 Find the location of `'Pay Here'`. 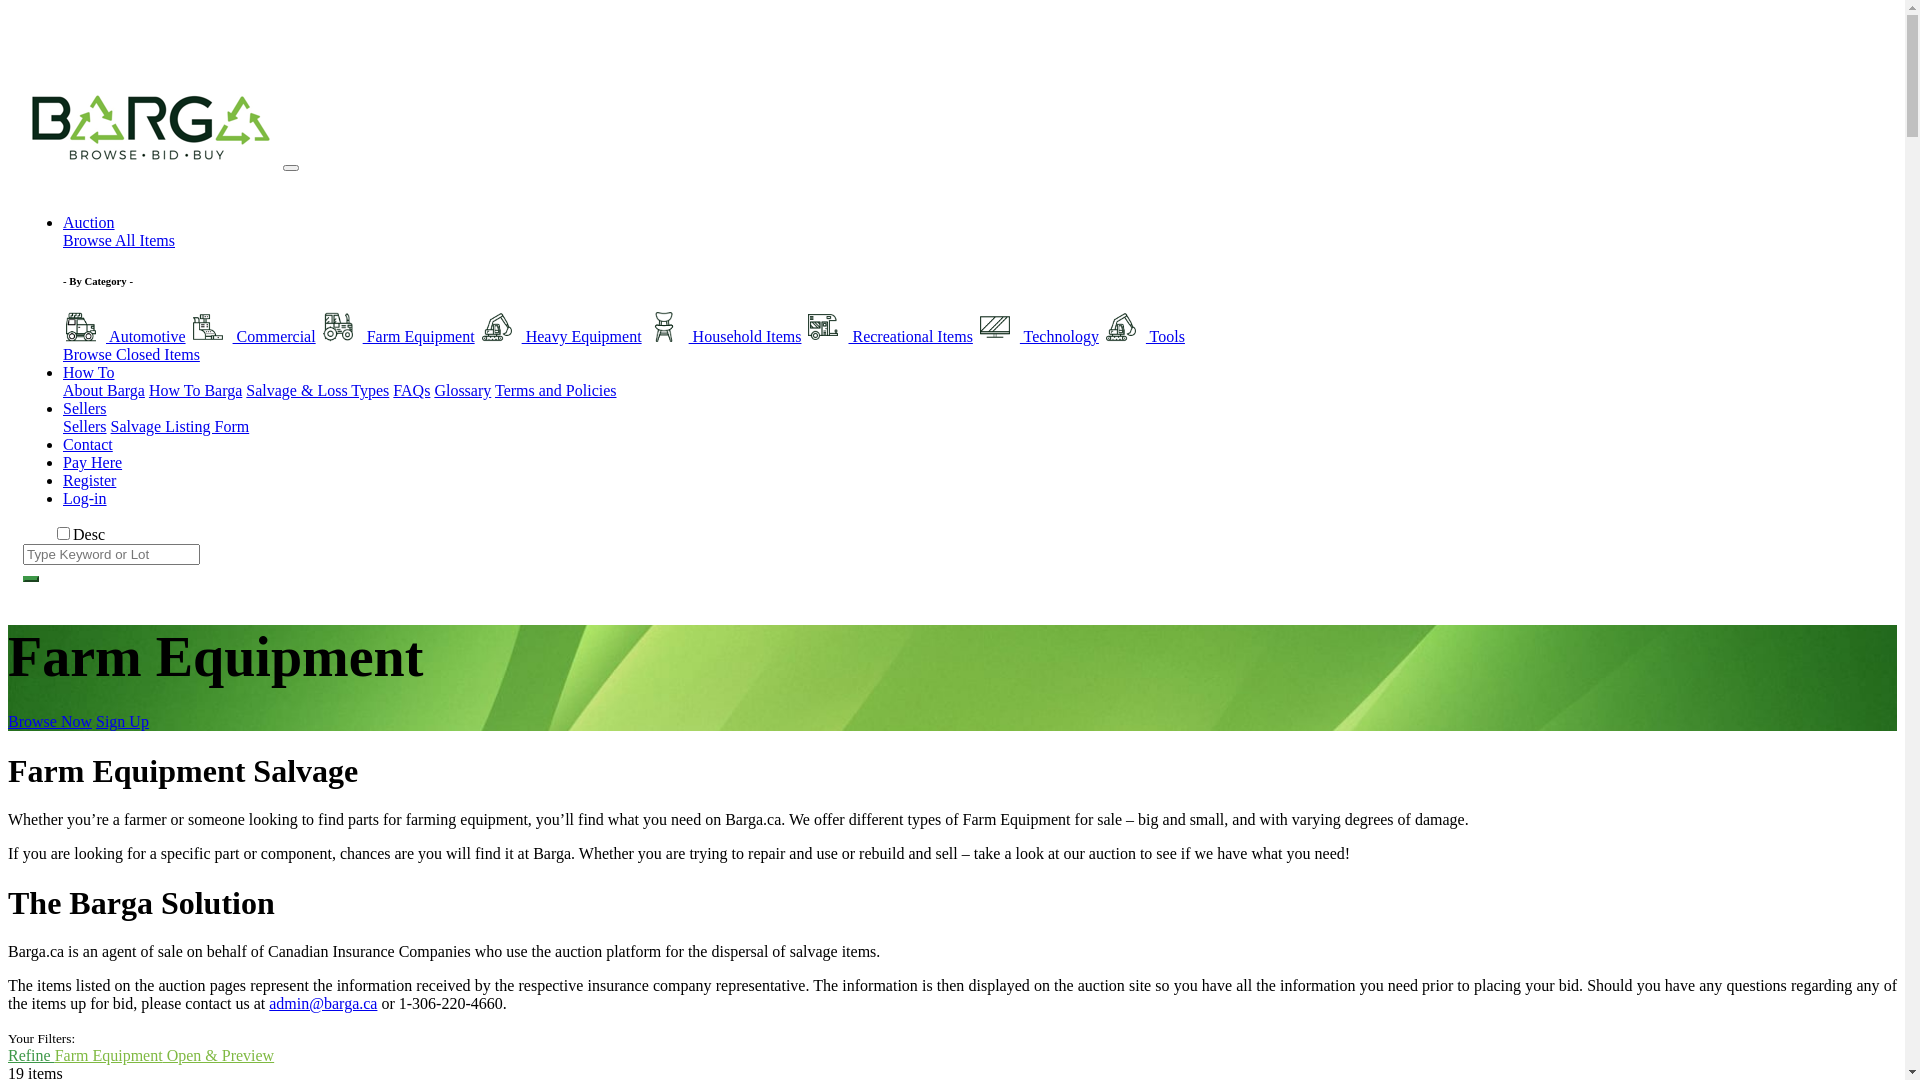

'Pay Here' is located at coordinates (91, 462).